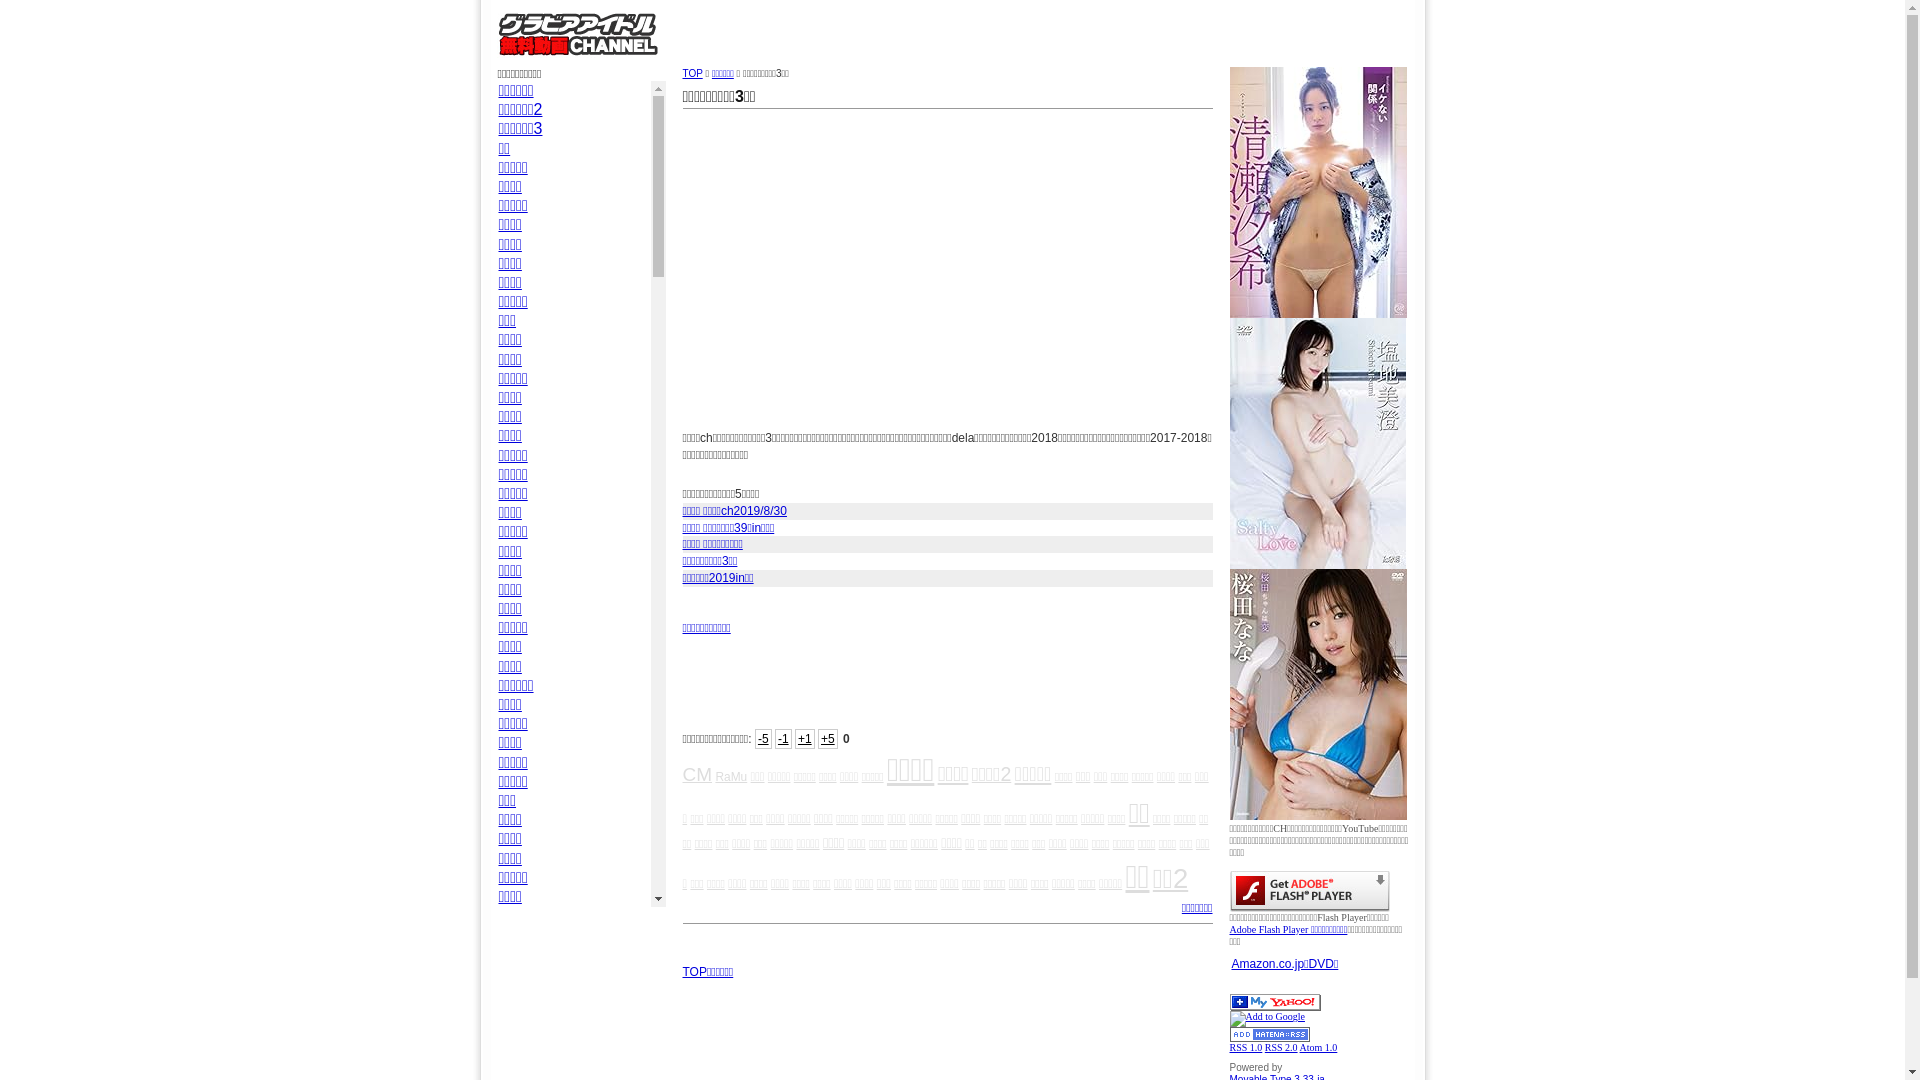 The image size is (1920, 1080). I want to click on '-1', so click(782, 739).